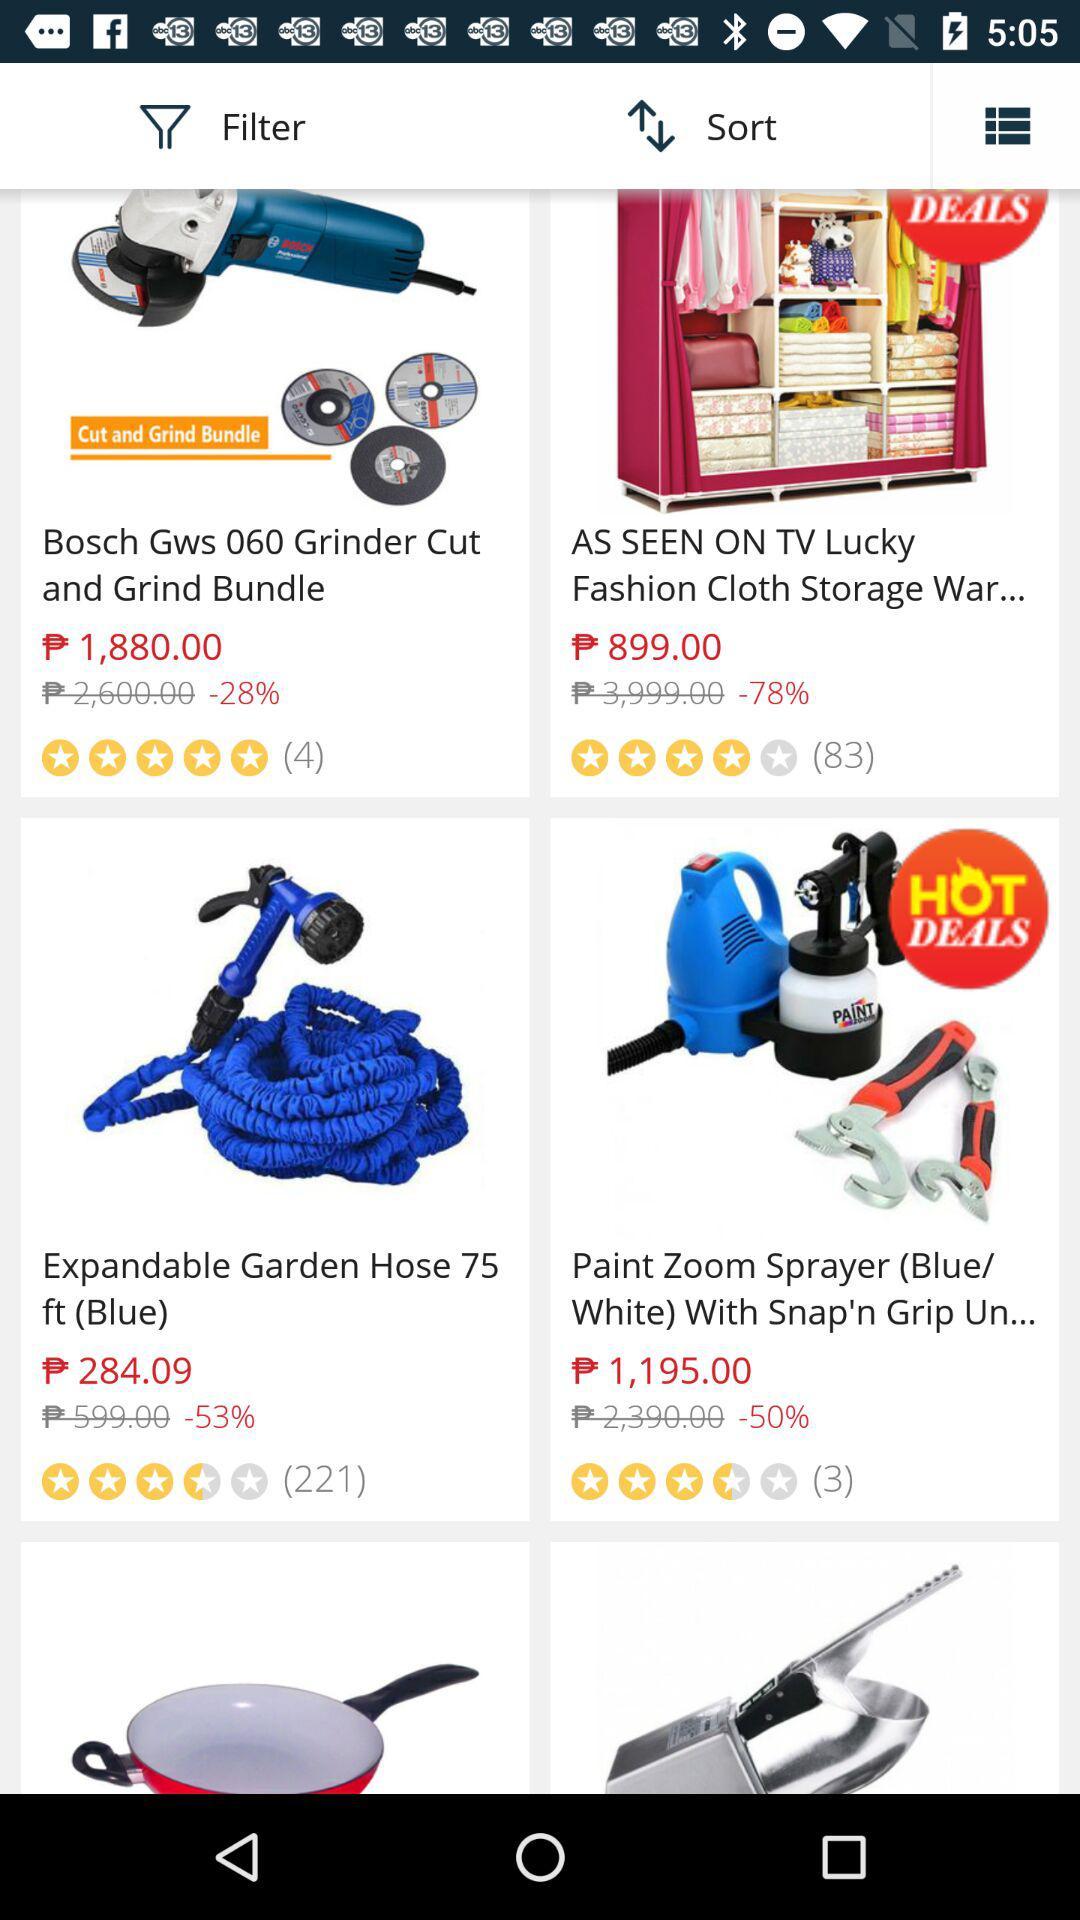 This screenshot has height=1920, width=1080. I want to click on open a menu, so click(1006, 124).